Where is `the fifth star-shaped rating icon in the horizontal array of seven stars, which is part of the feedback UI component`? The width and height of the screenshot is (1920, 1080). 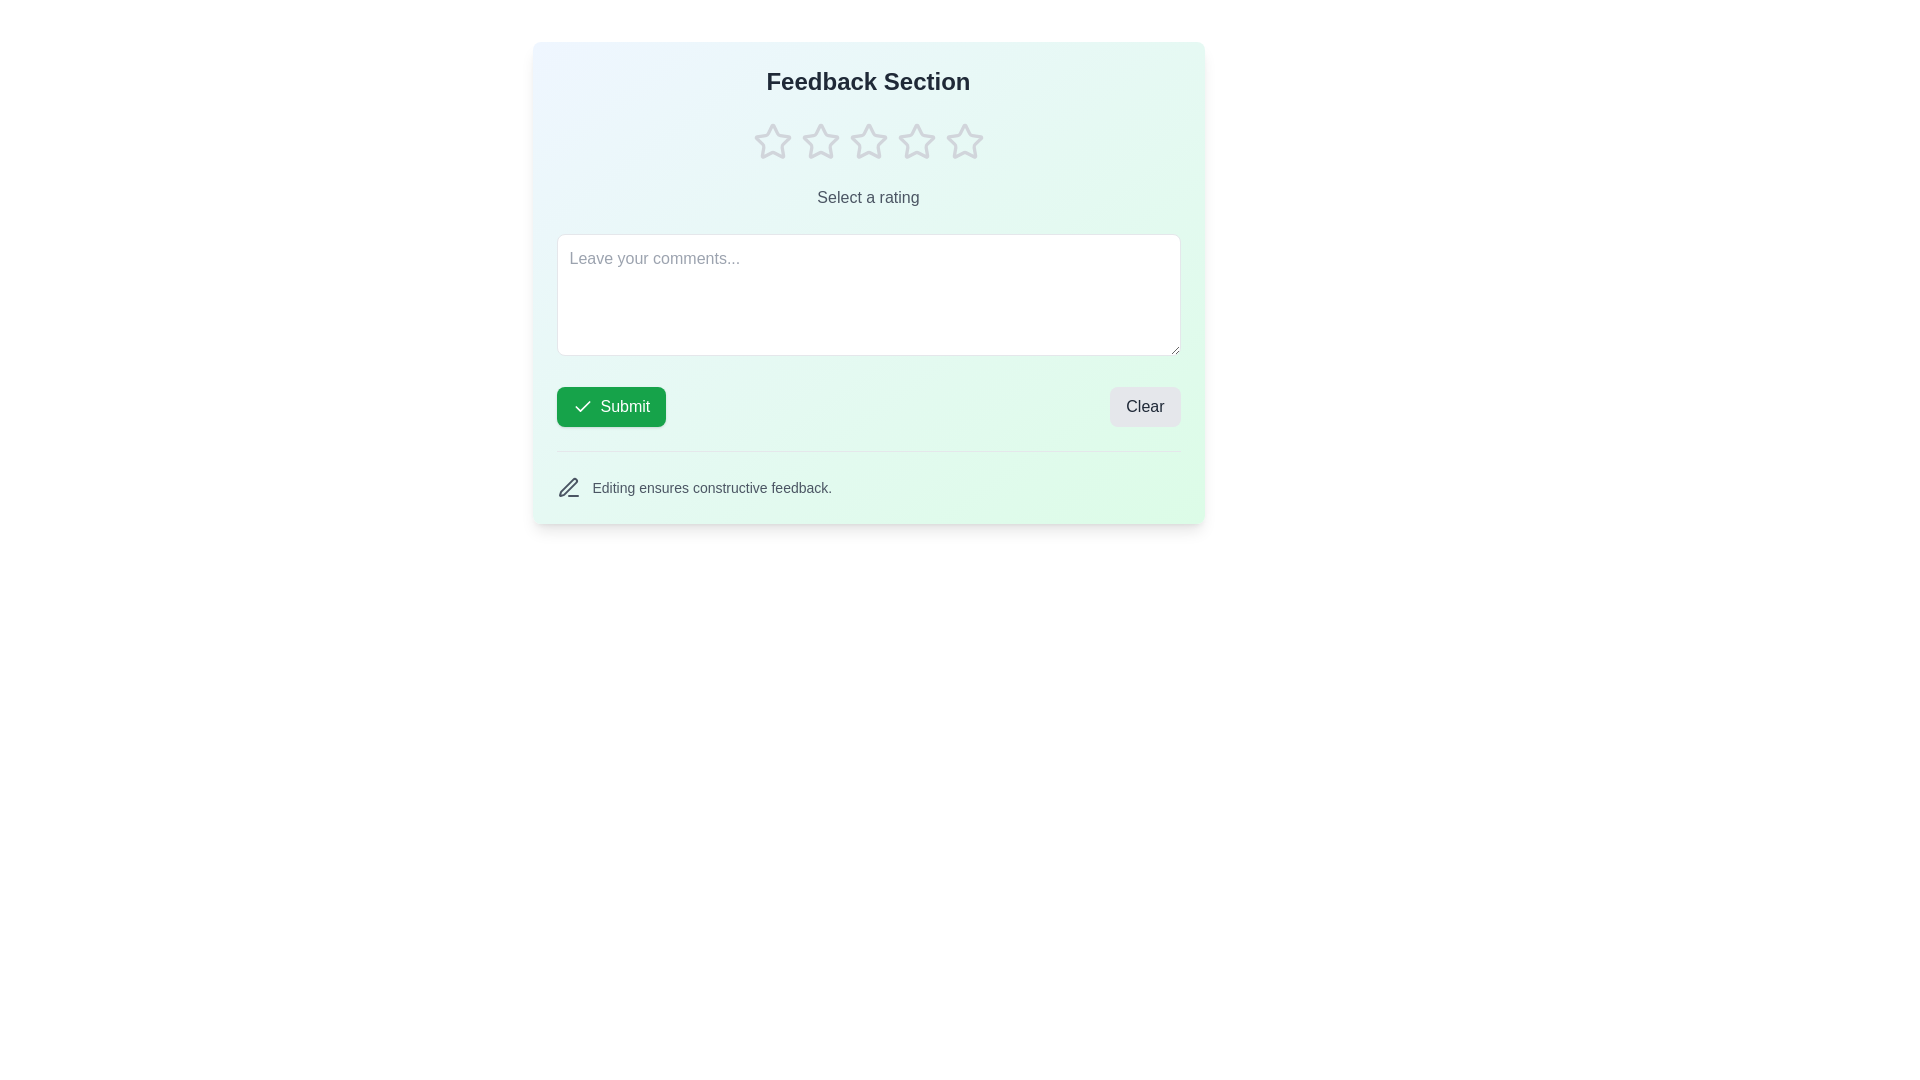
the fifth star-shaped rating icon in the horizontal array of seven stars, which is part of the feedback UI component is located at coordinates (915, 141).